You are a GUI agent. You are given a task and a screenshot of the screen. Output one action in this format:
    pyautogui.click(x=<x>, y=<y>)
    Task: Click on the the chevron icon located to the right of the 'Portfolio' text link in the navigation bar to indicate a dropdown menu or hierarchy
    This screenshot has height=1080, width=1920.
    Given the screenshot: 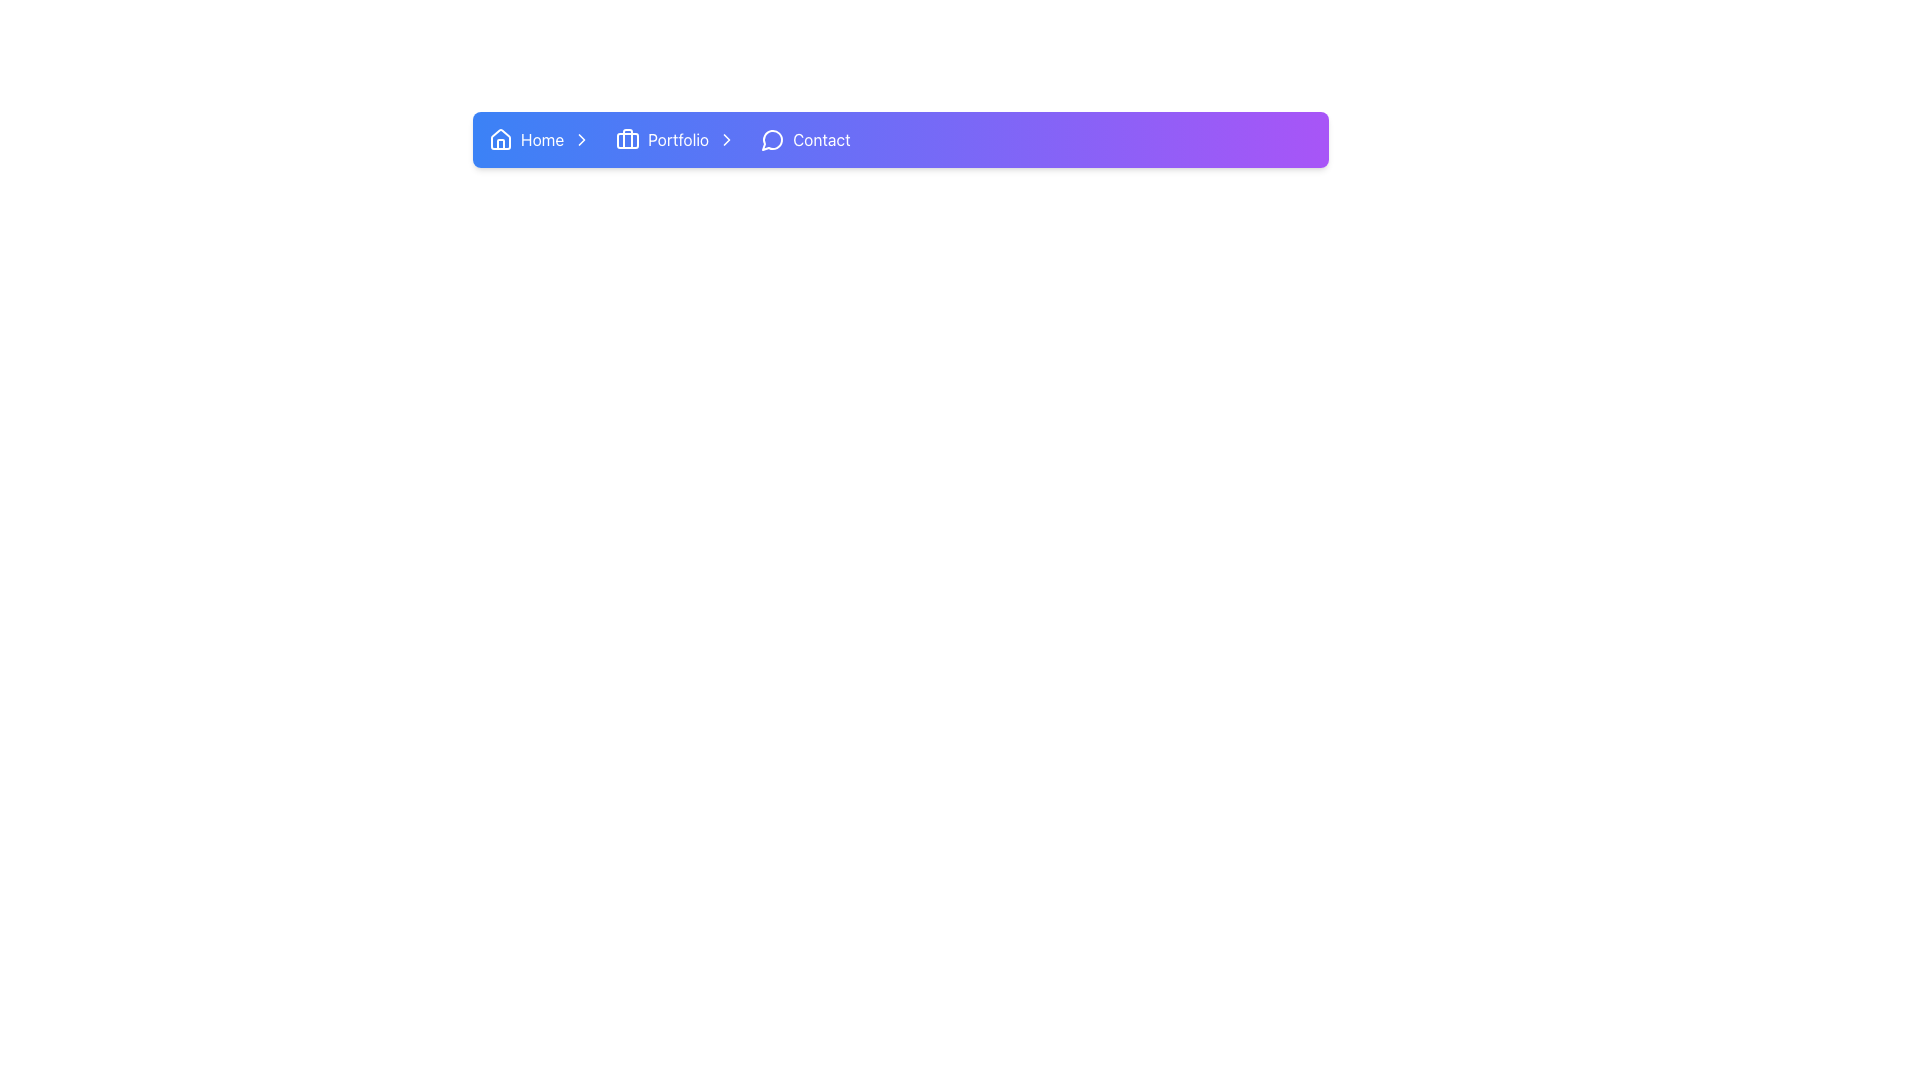 What is the action you would take?
    pyautogui.click(x=726, y=138)
    